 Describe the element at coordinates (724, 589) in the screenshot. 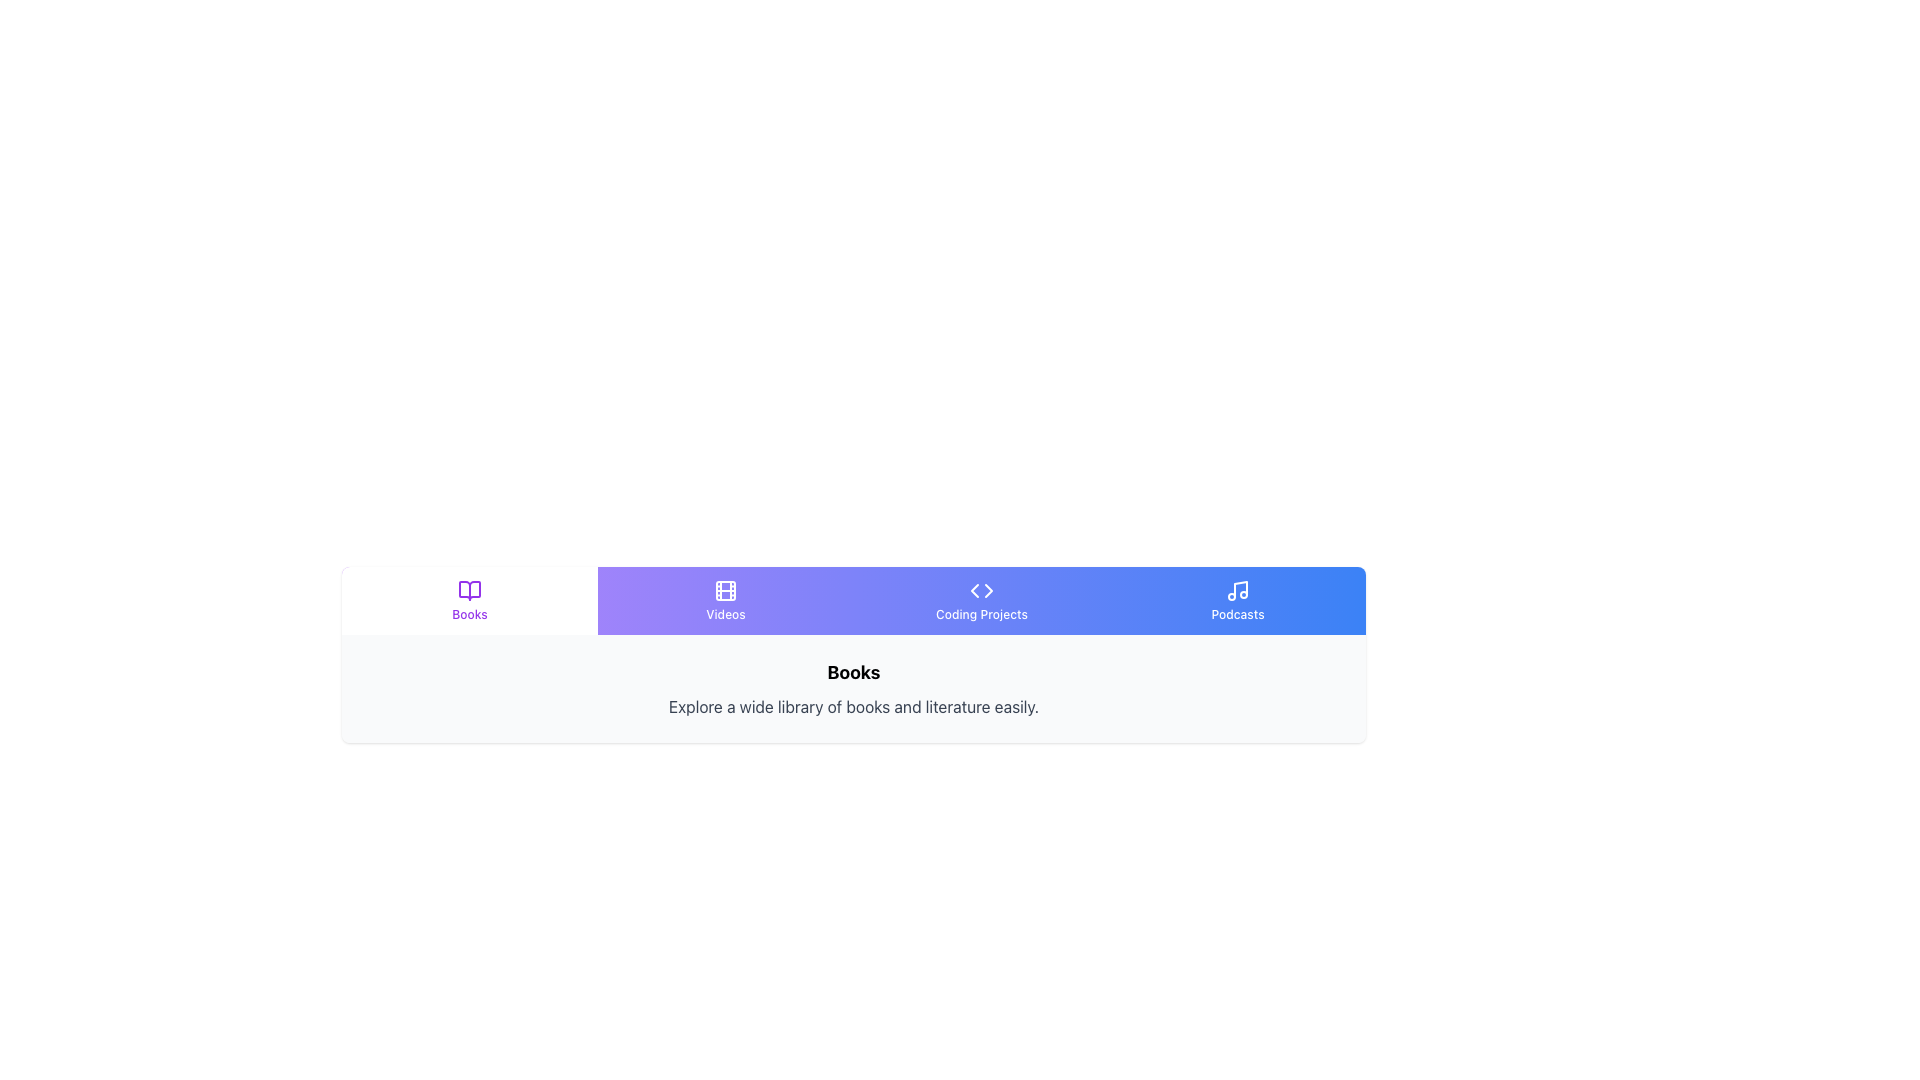

I see `the SVG Rectangle element within the 'Videos' section of the navigation bar, which is part of a film reel icon` at that location.